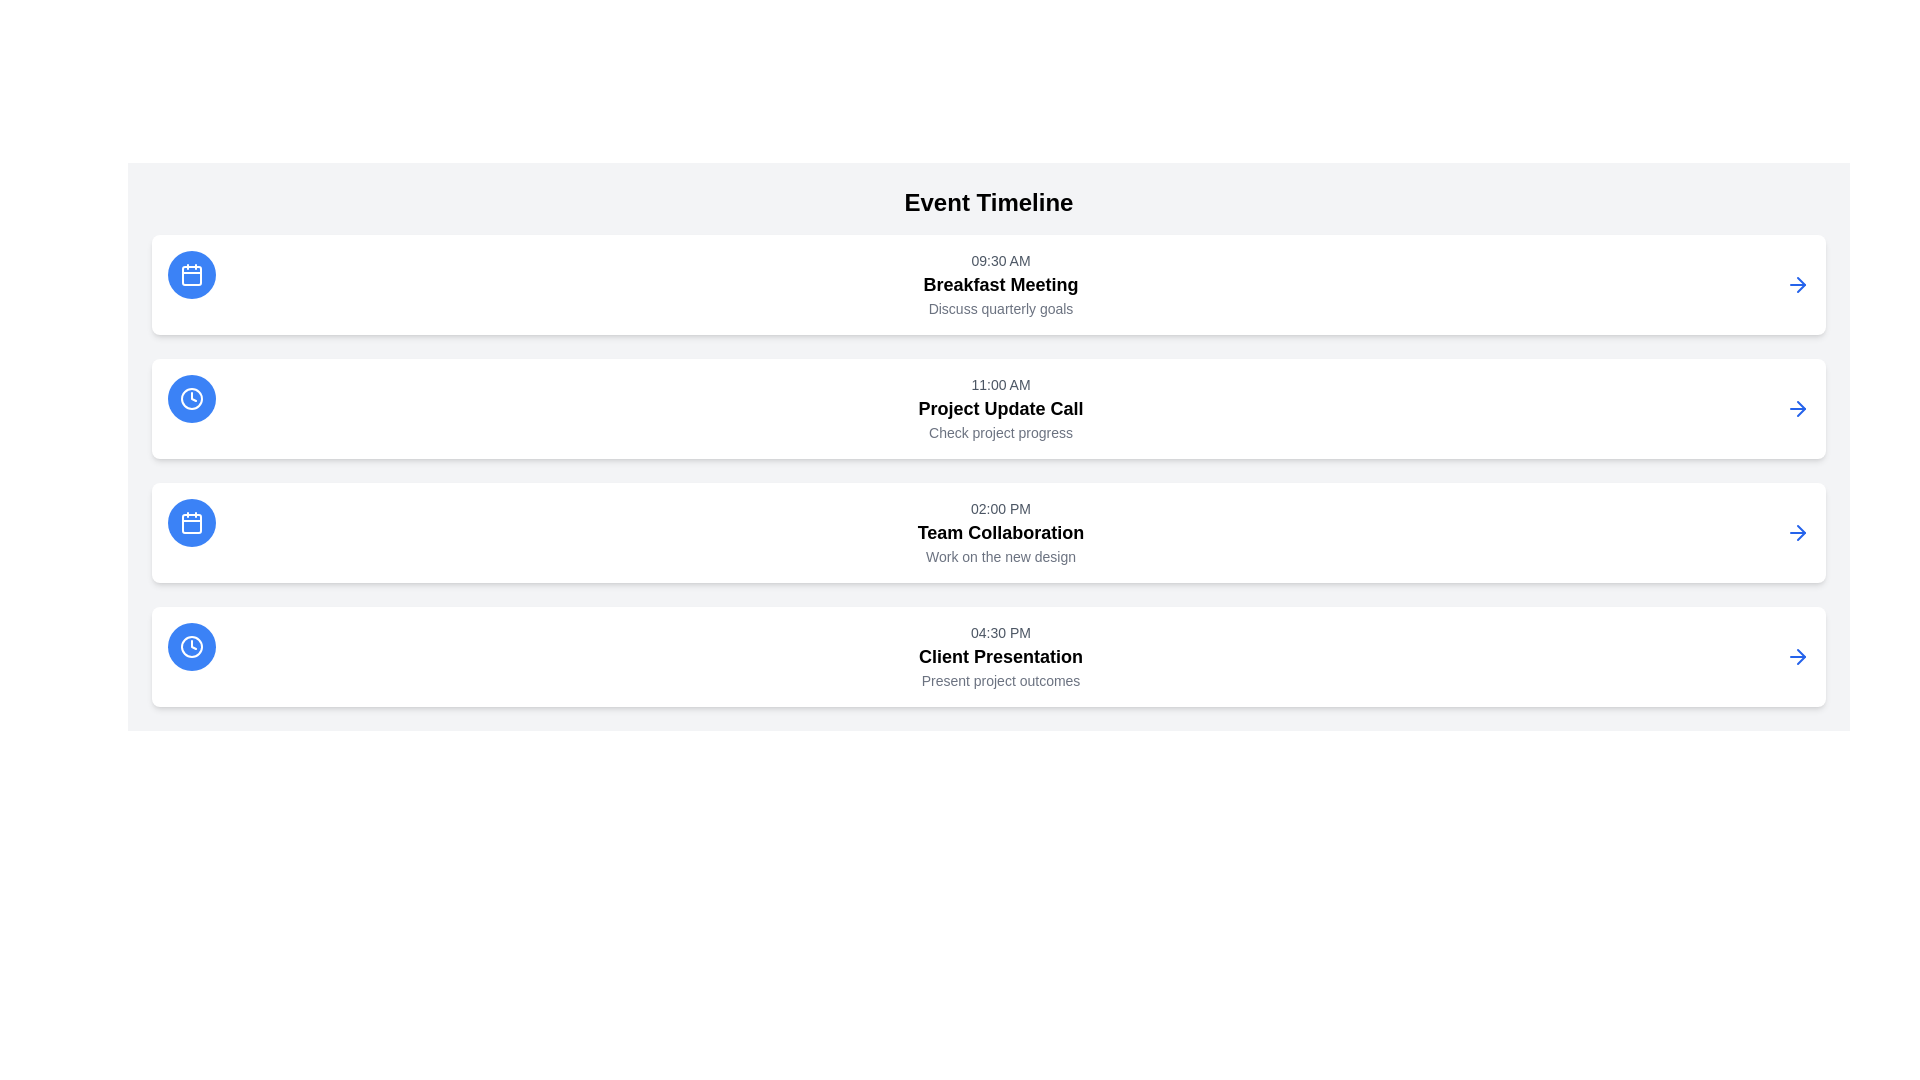  Describe the element at coordinates (1798, 407) in the screenshot. I see `the blue rightward arrow icon adjacent to the 'Project Update Call' section in the Event Timeline interface` at that location.